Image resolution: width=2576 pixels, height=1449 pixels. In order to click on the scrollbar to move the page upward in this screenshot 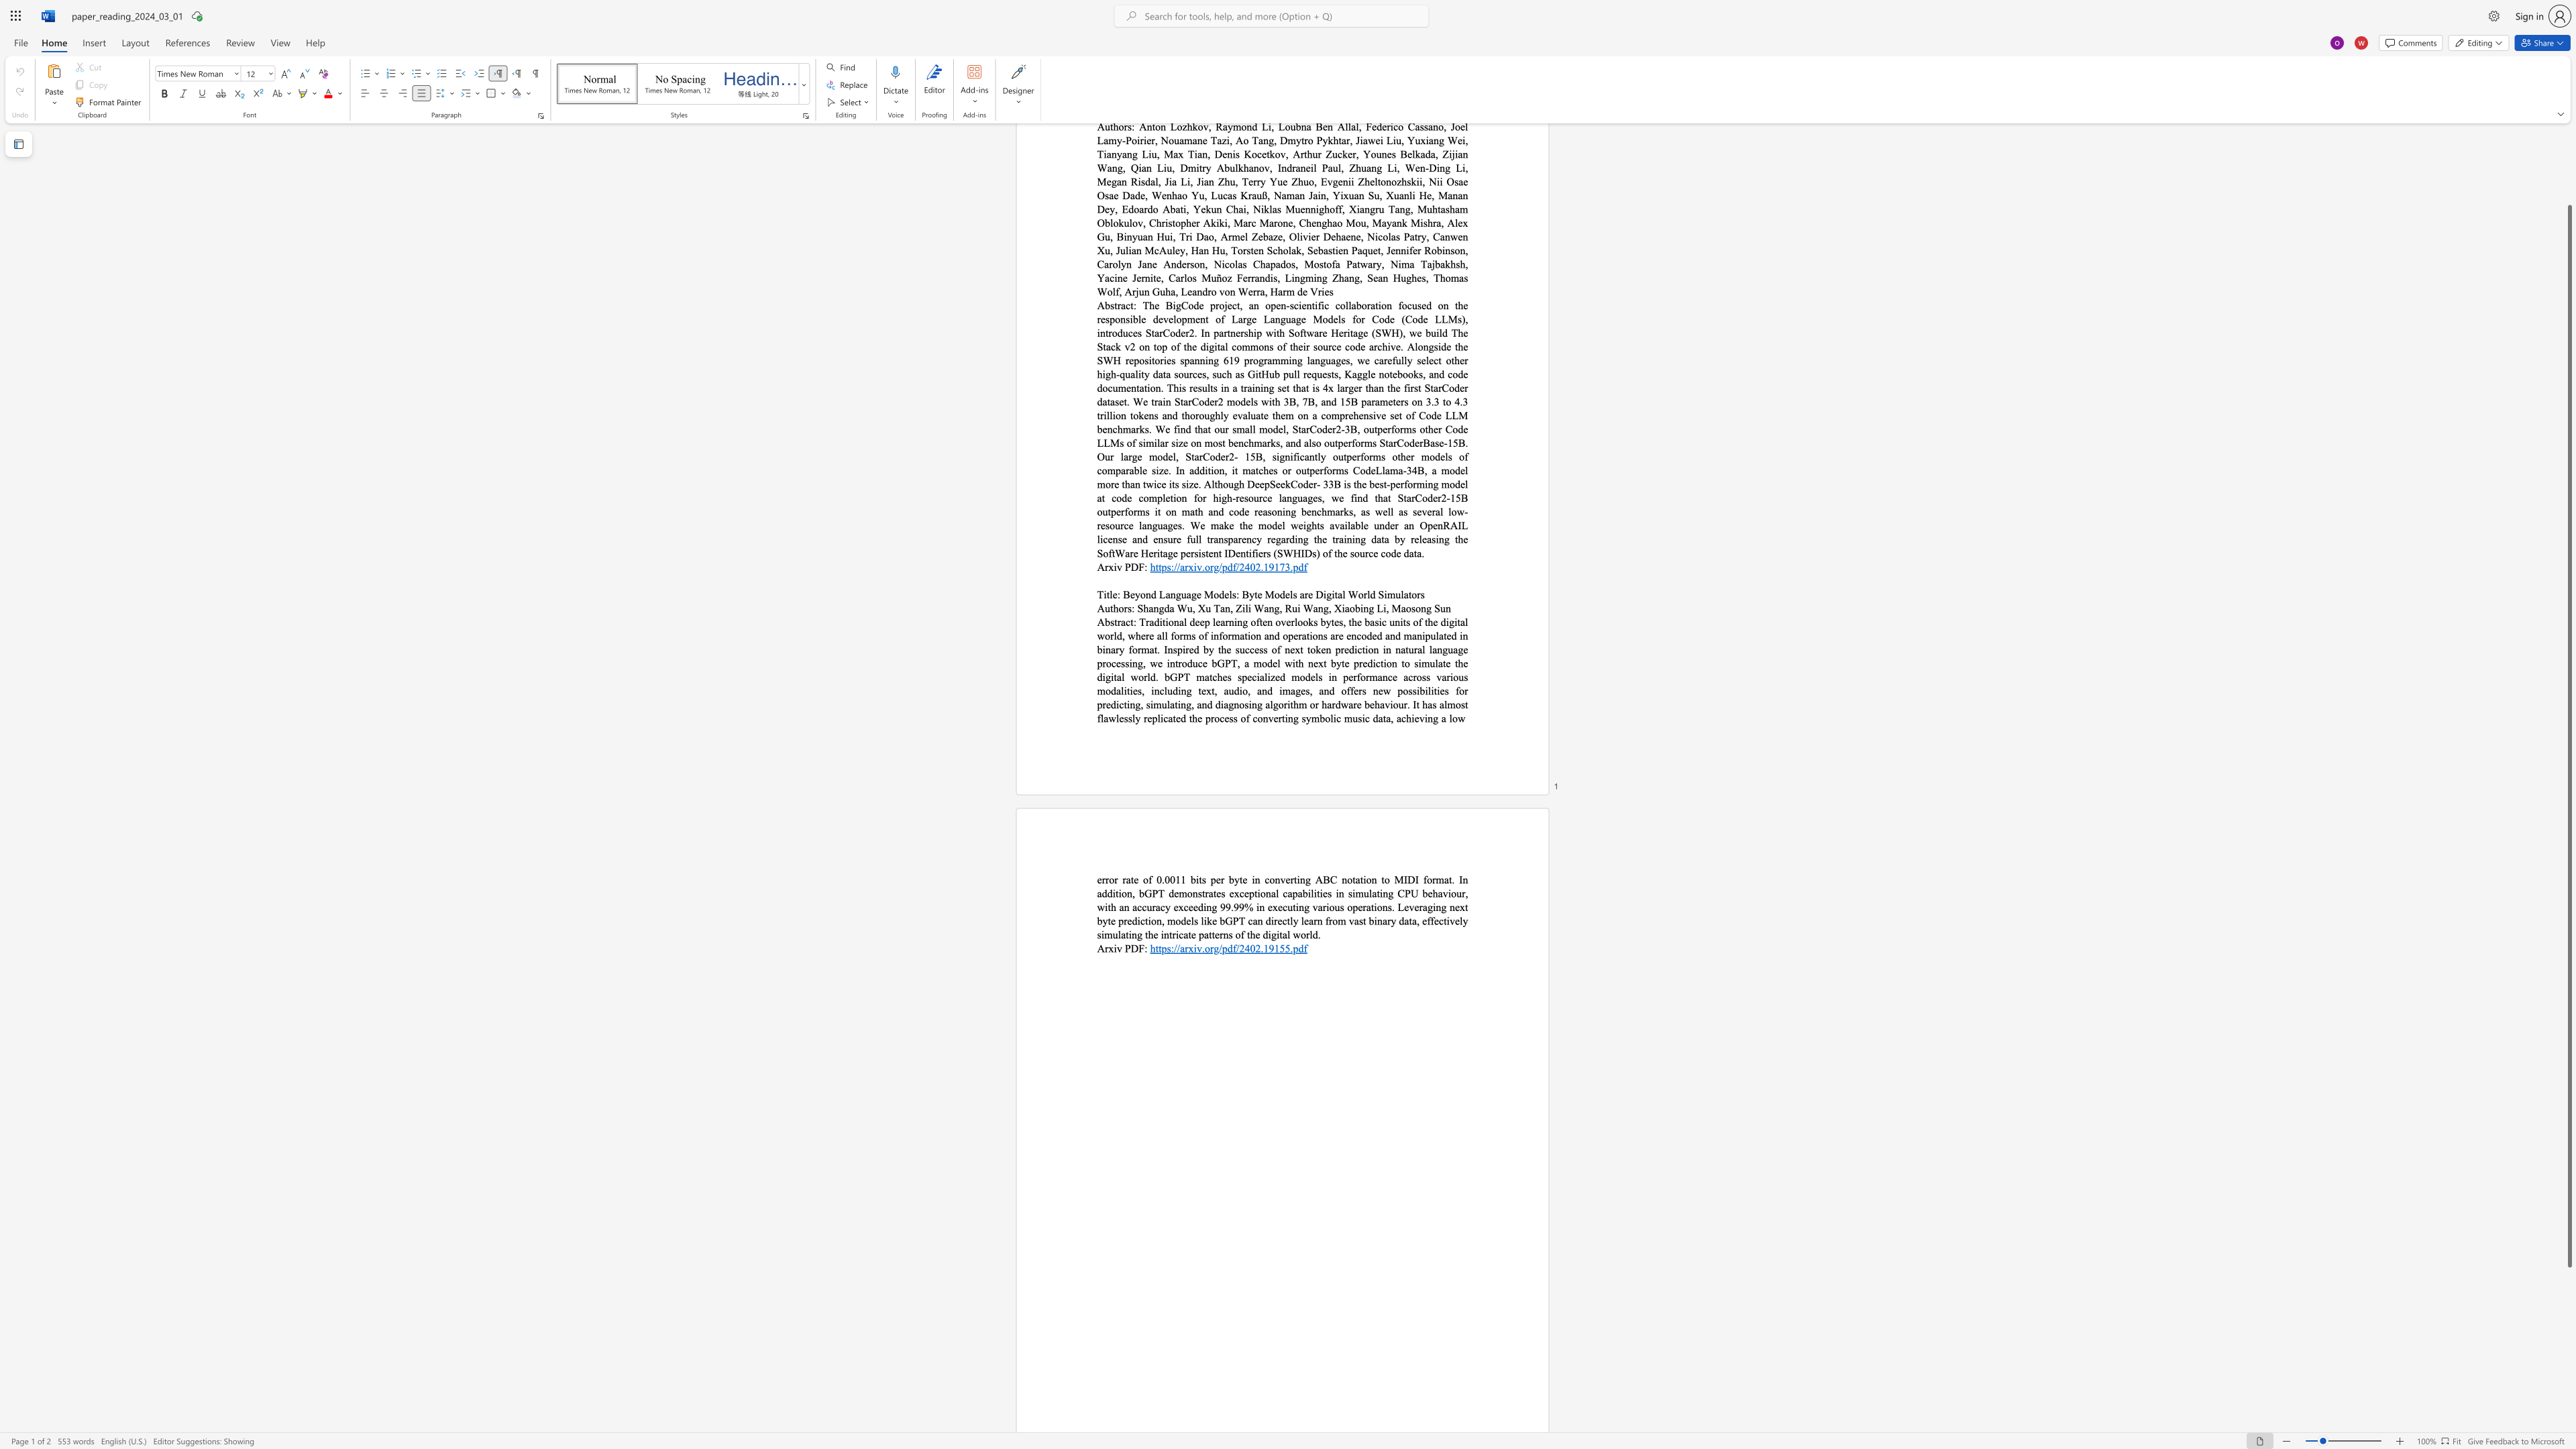, I will do `click(2568, 166)`.